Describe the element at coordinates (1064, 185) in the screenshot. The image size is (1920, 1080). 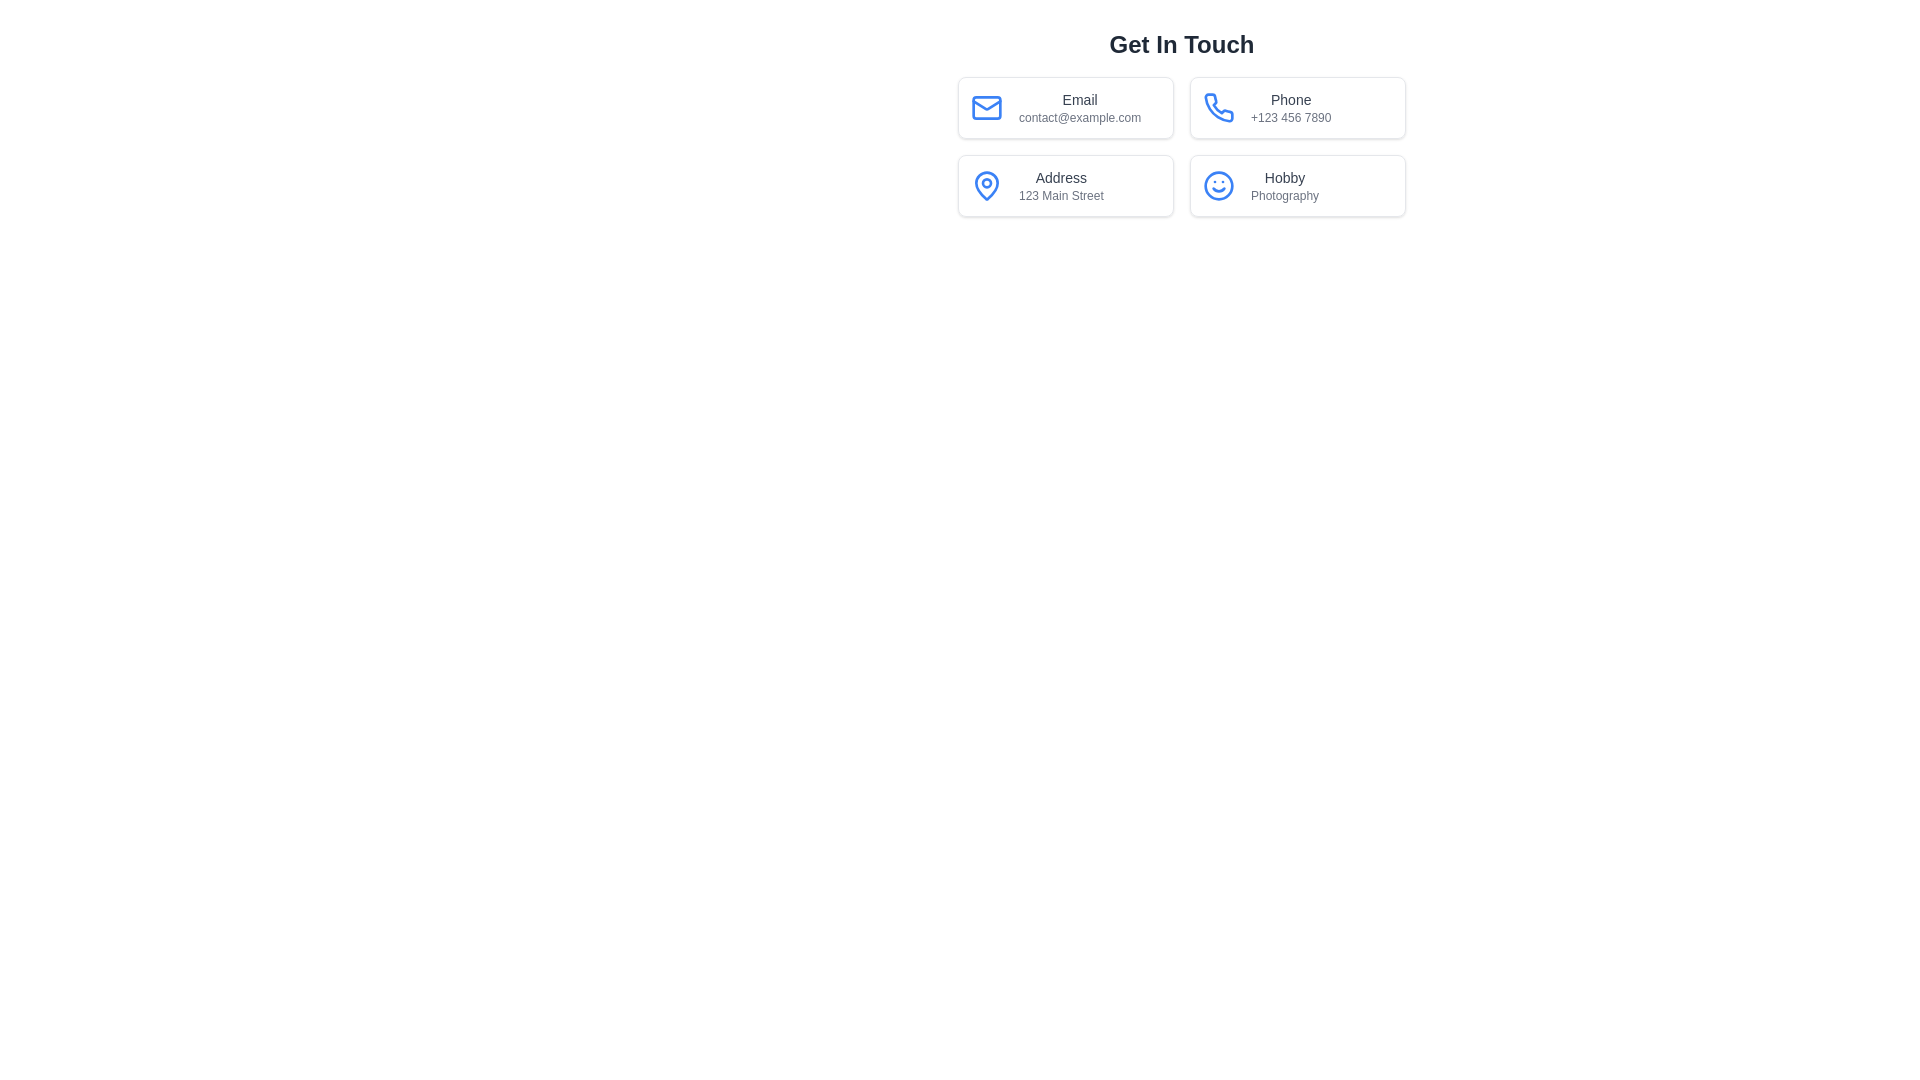
I see `the descriptive text block displaying an address` at that location.